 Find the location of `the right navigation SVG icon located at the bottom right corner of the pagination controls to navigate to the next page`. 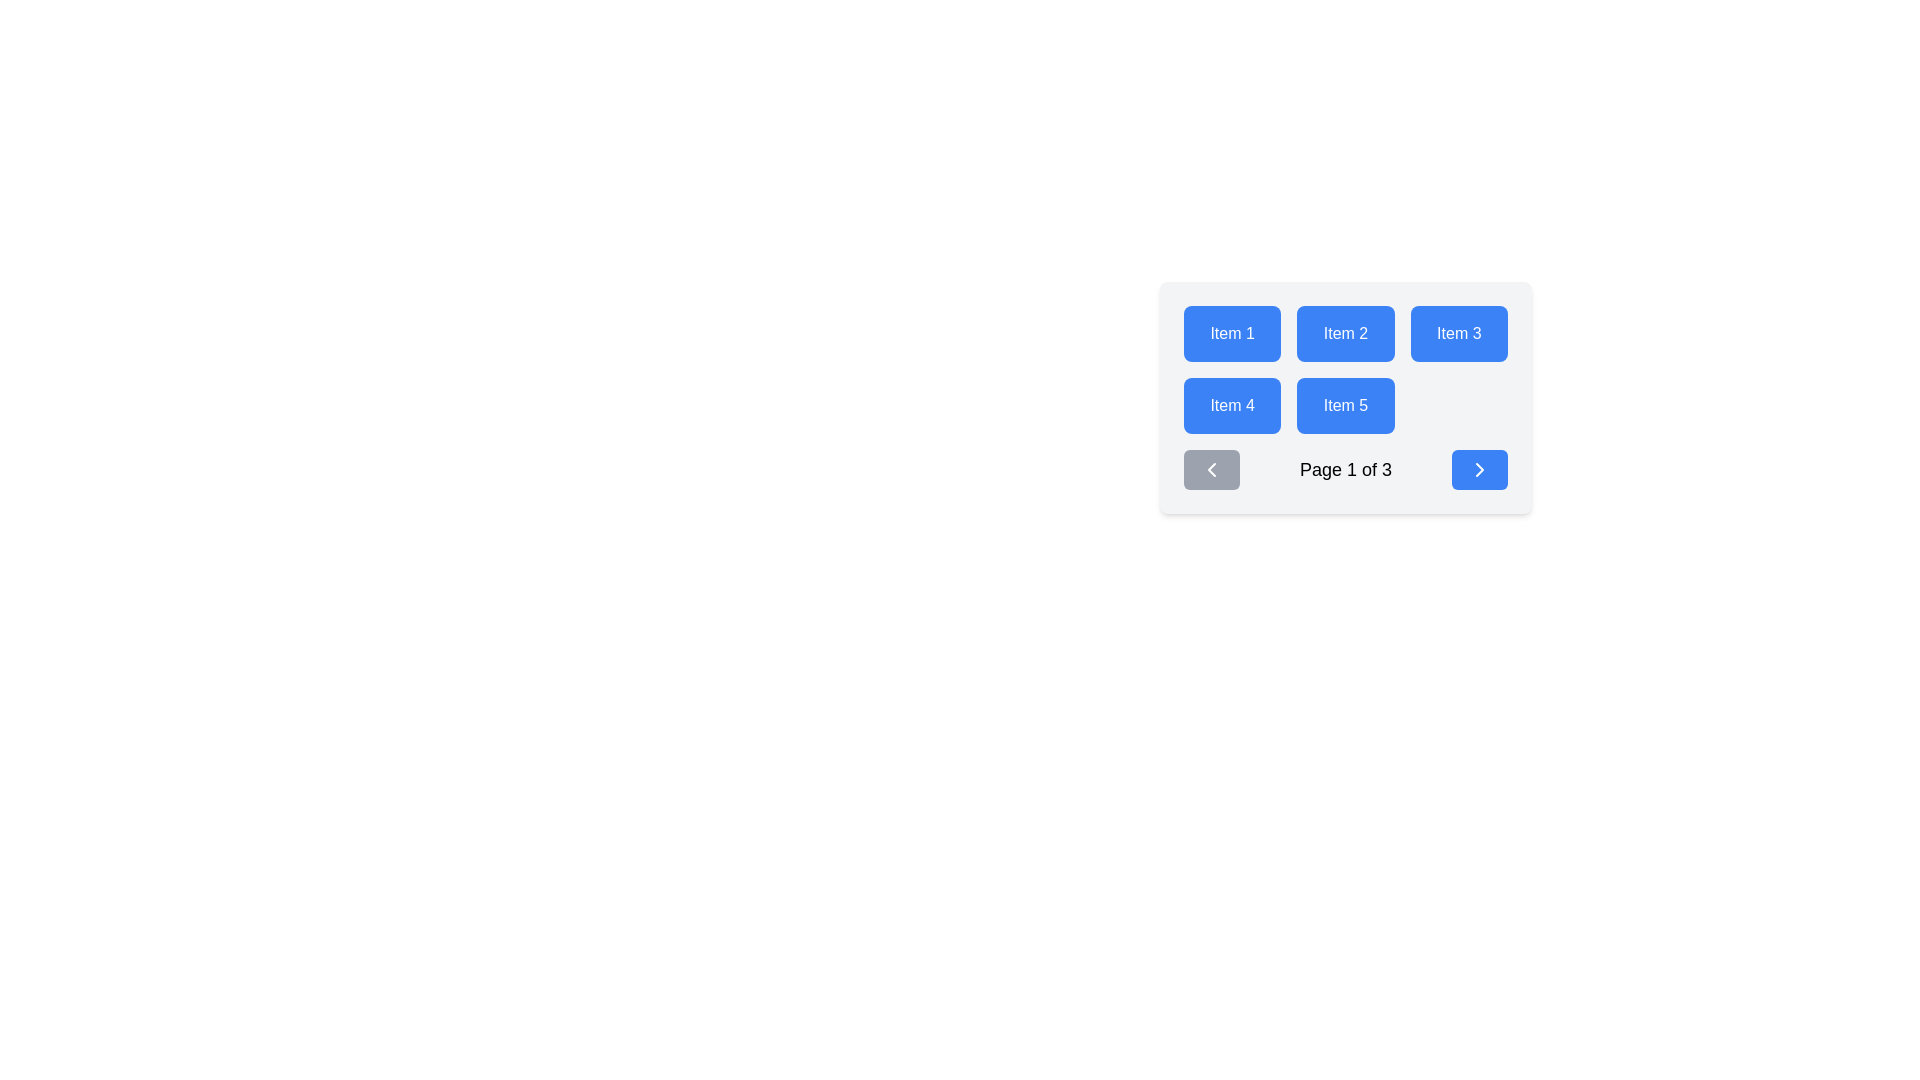

the right navigation SVG icon located at the bottom right corner of the pagination controls to navigate to the next page is located at coordinates (1479, 470).